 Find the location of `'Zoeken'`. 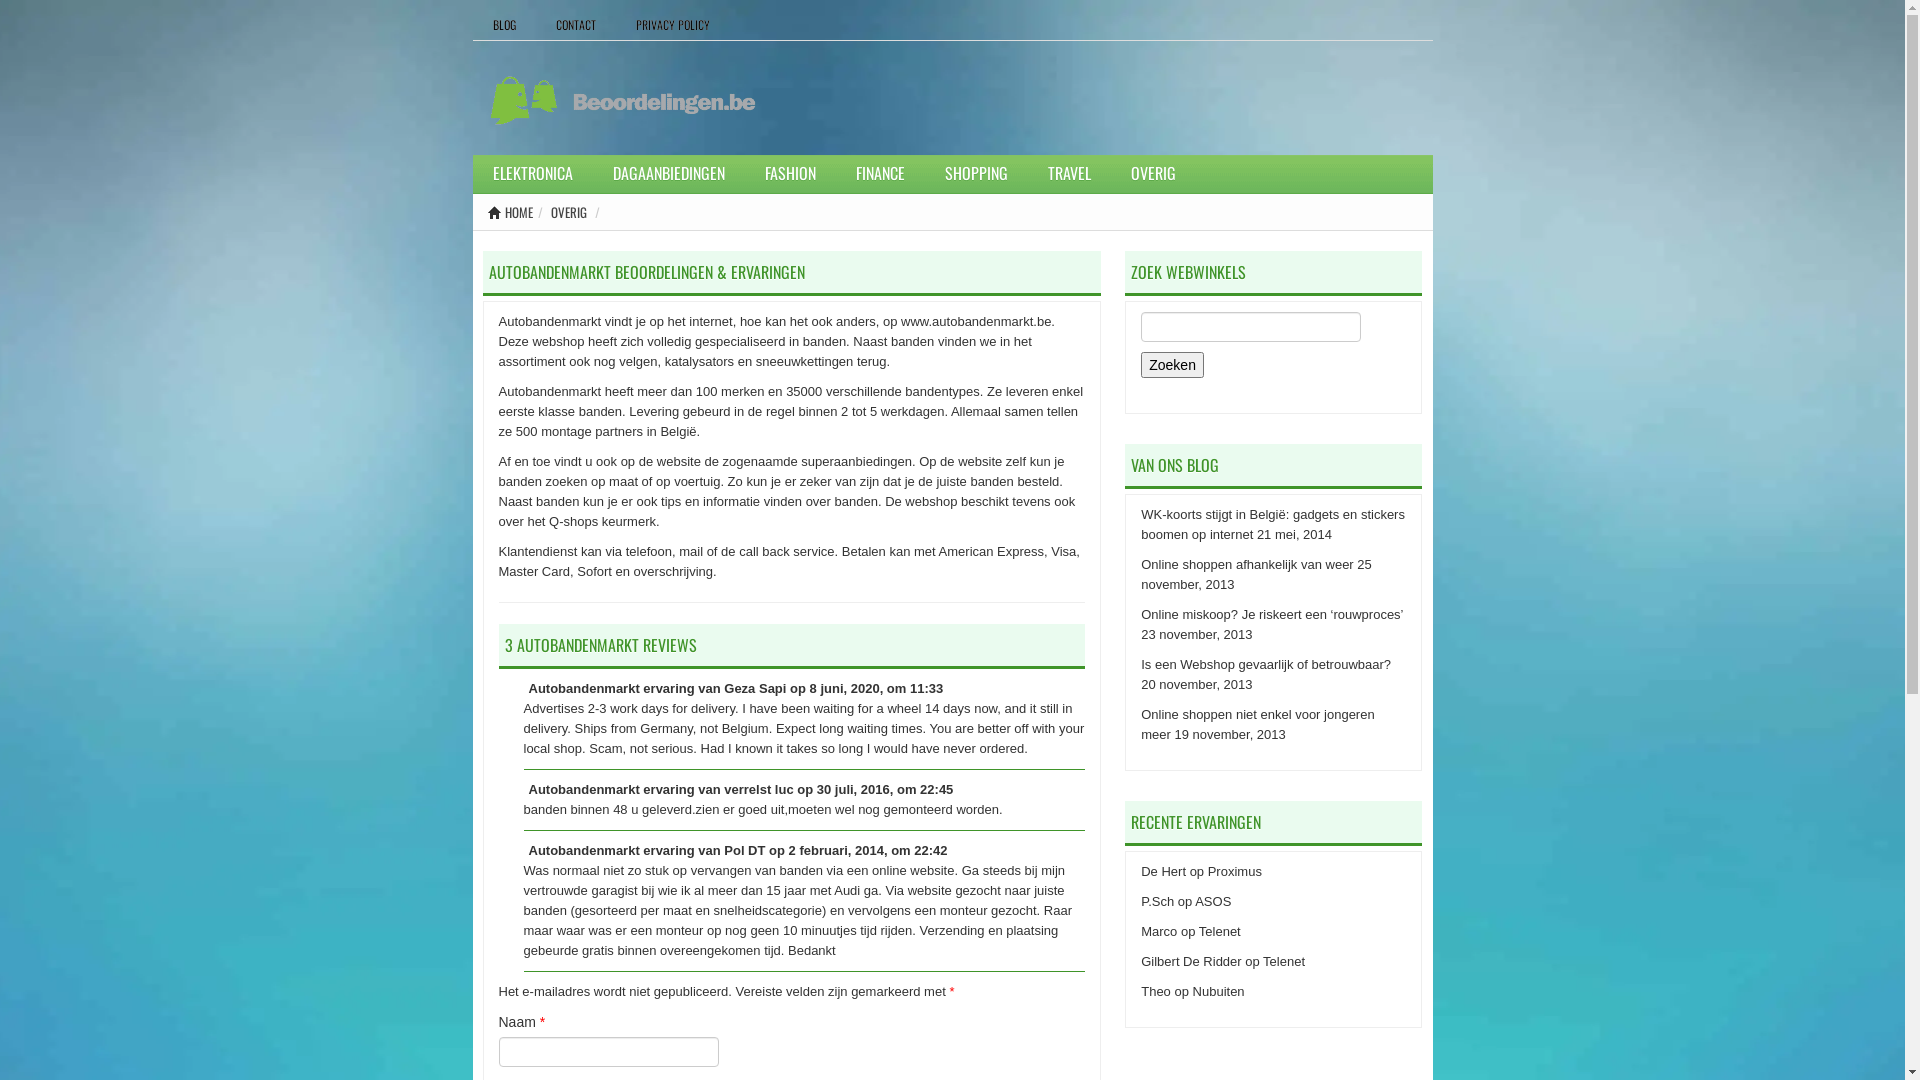

'Zoeken' is located at coordinates (1172, 365).